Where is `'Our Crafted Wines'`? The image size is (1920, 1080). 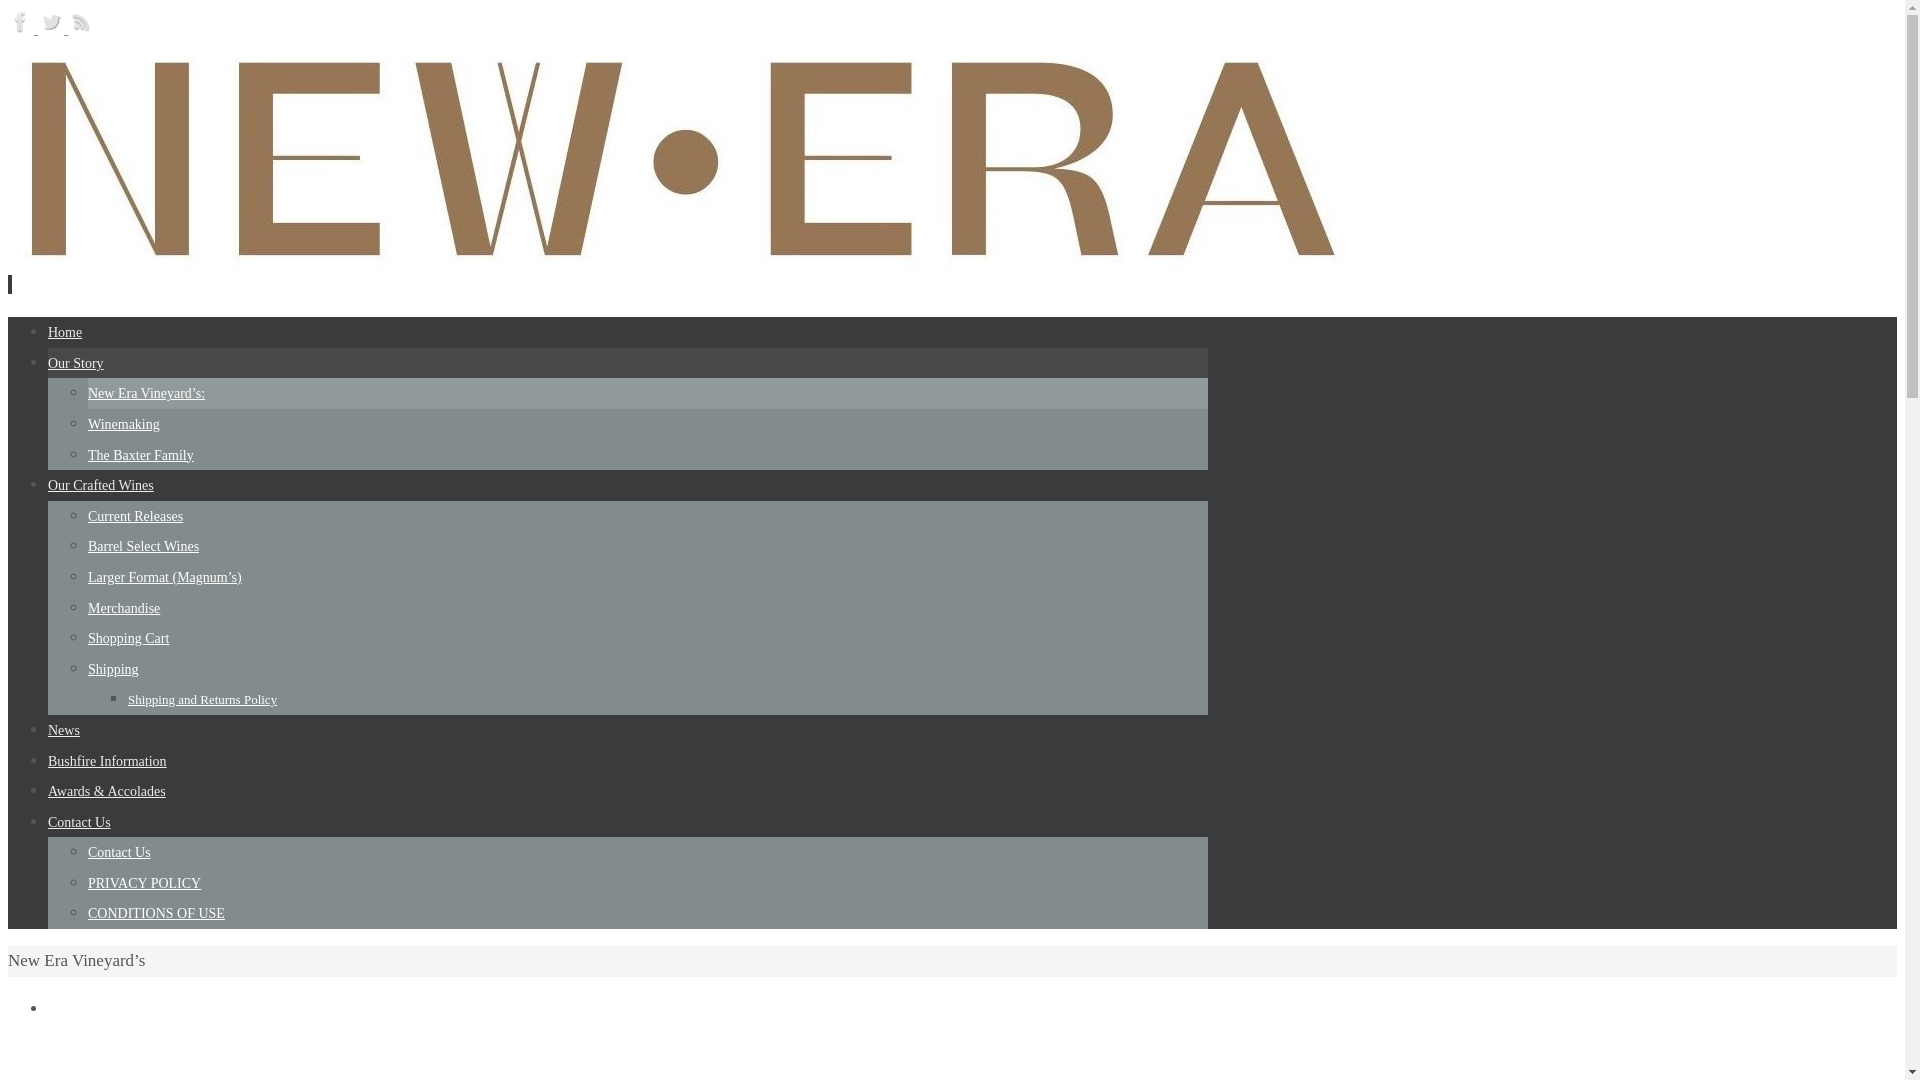 'Our Crafted Wines' is located at coordinates (99, 485).